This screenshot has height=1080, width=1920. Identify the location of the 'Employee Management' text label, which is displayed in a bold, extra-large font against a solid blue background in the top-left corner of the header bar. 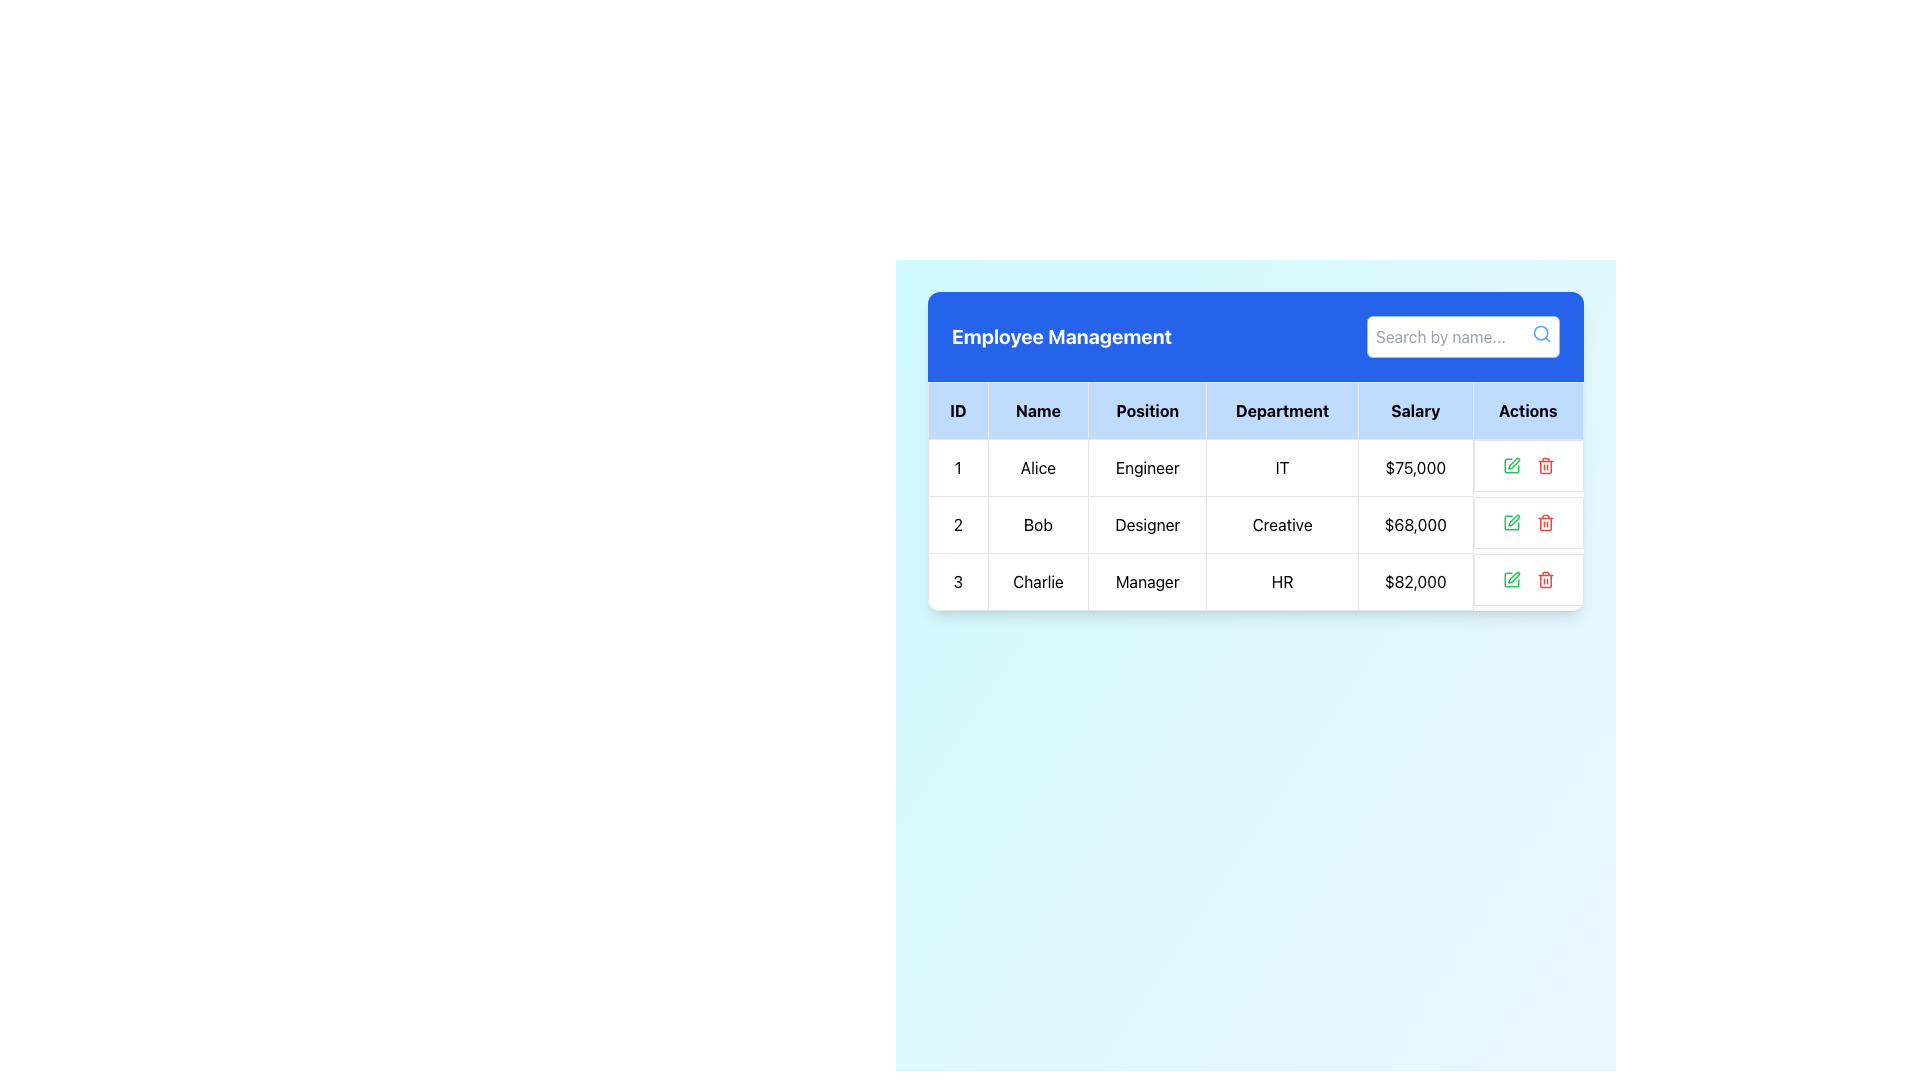
(1060, 335).